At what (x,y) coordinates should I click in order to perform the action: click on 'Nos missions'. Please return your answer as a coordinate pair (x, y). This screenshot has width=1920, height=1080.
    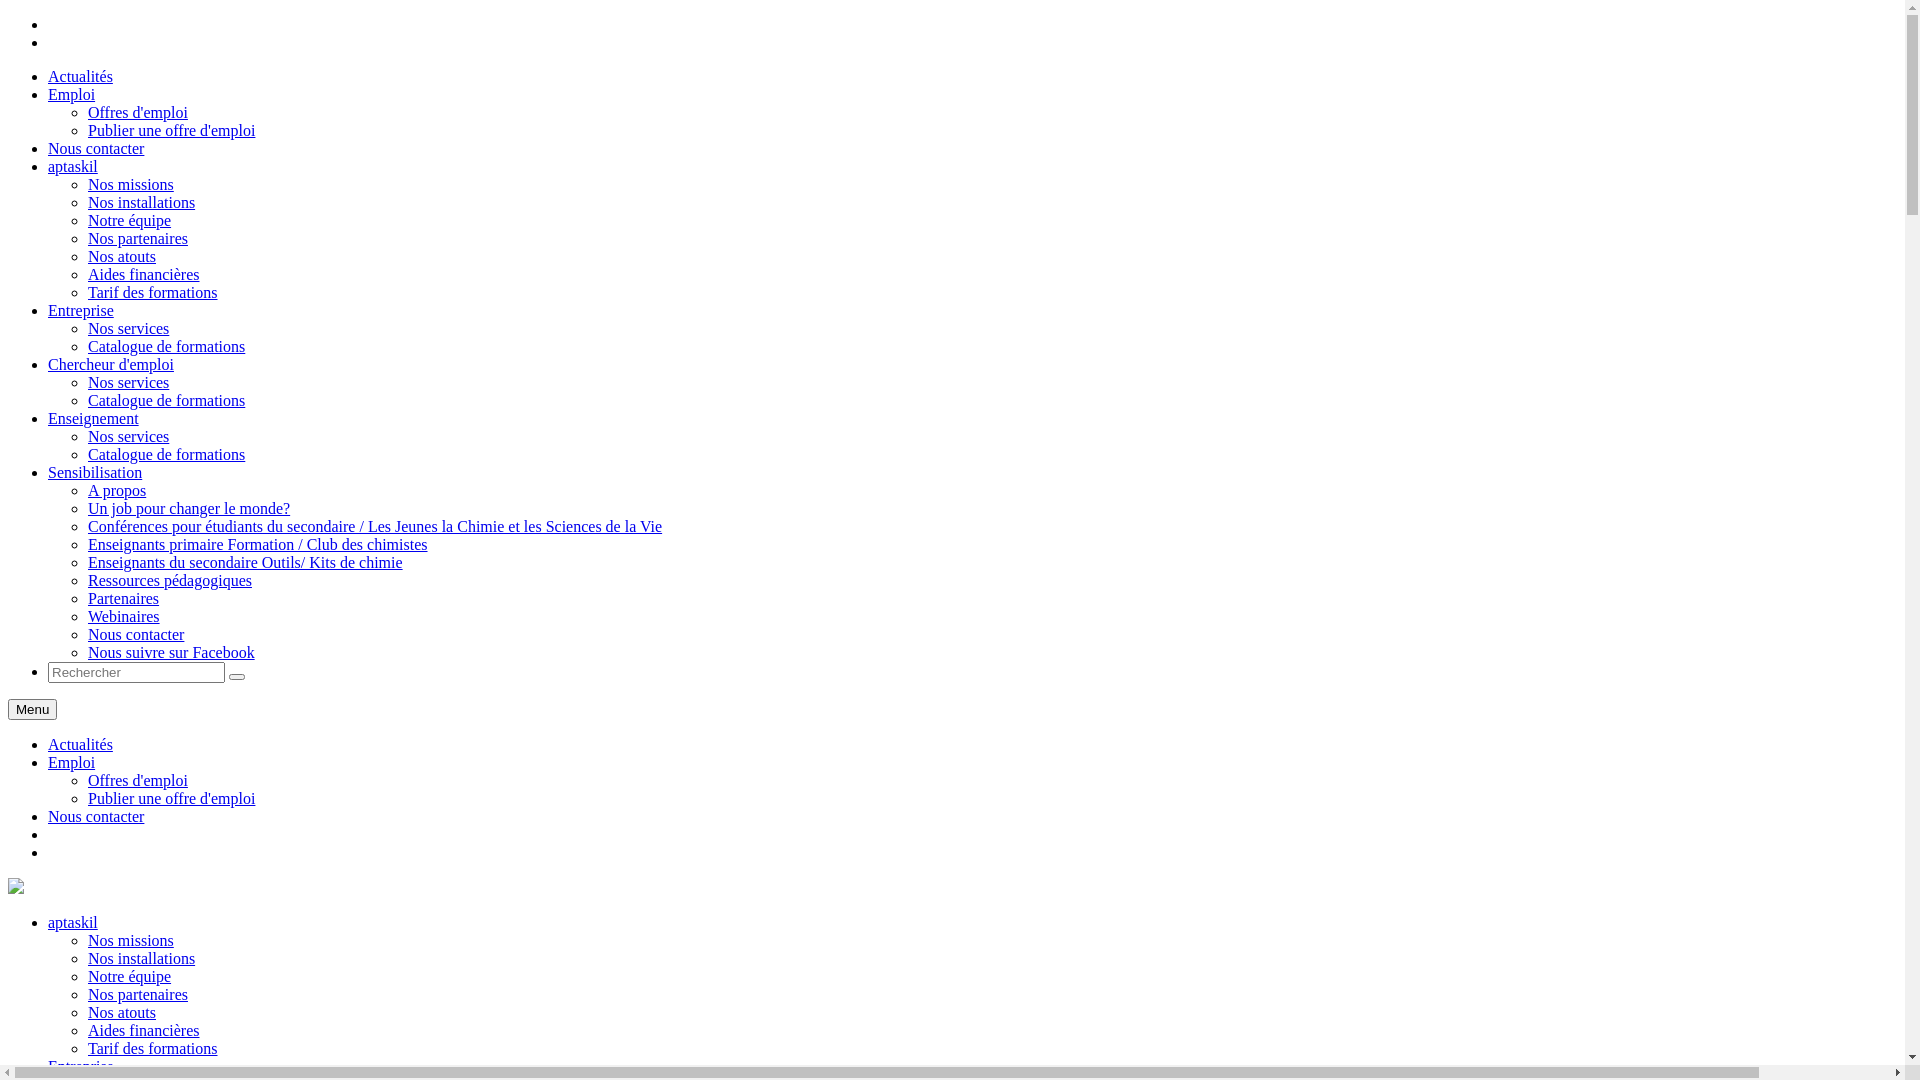
    Looking at the image, I should click on (129, 940).